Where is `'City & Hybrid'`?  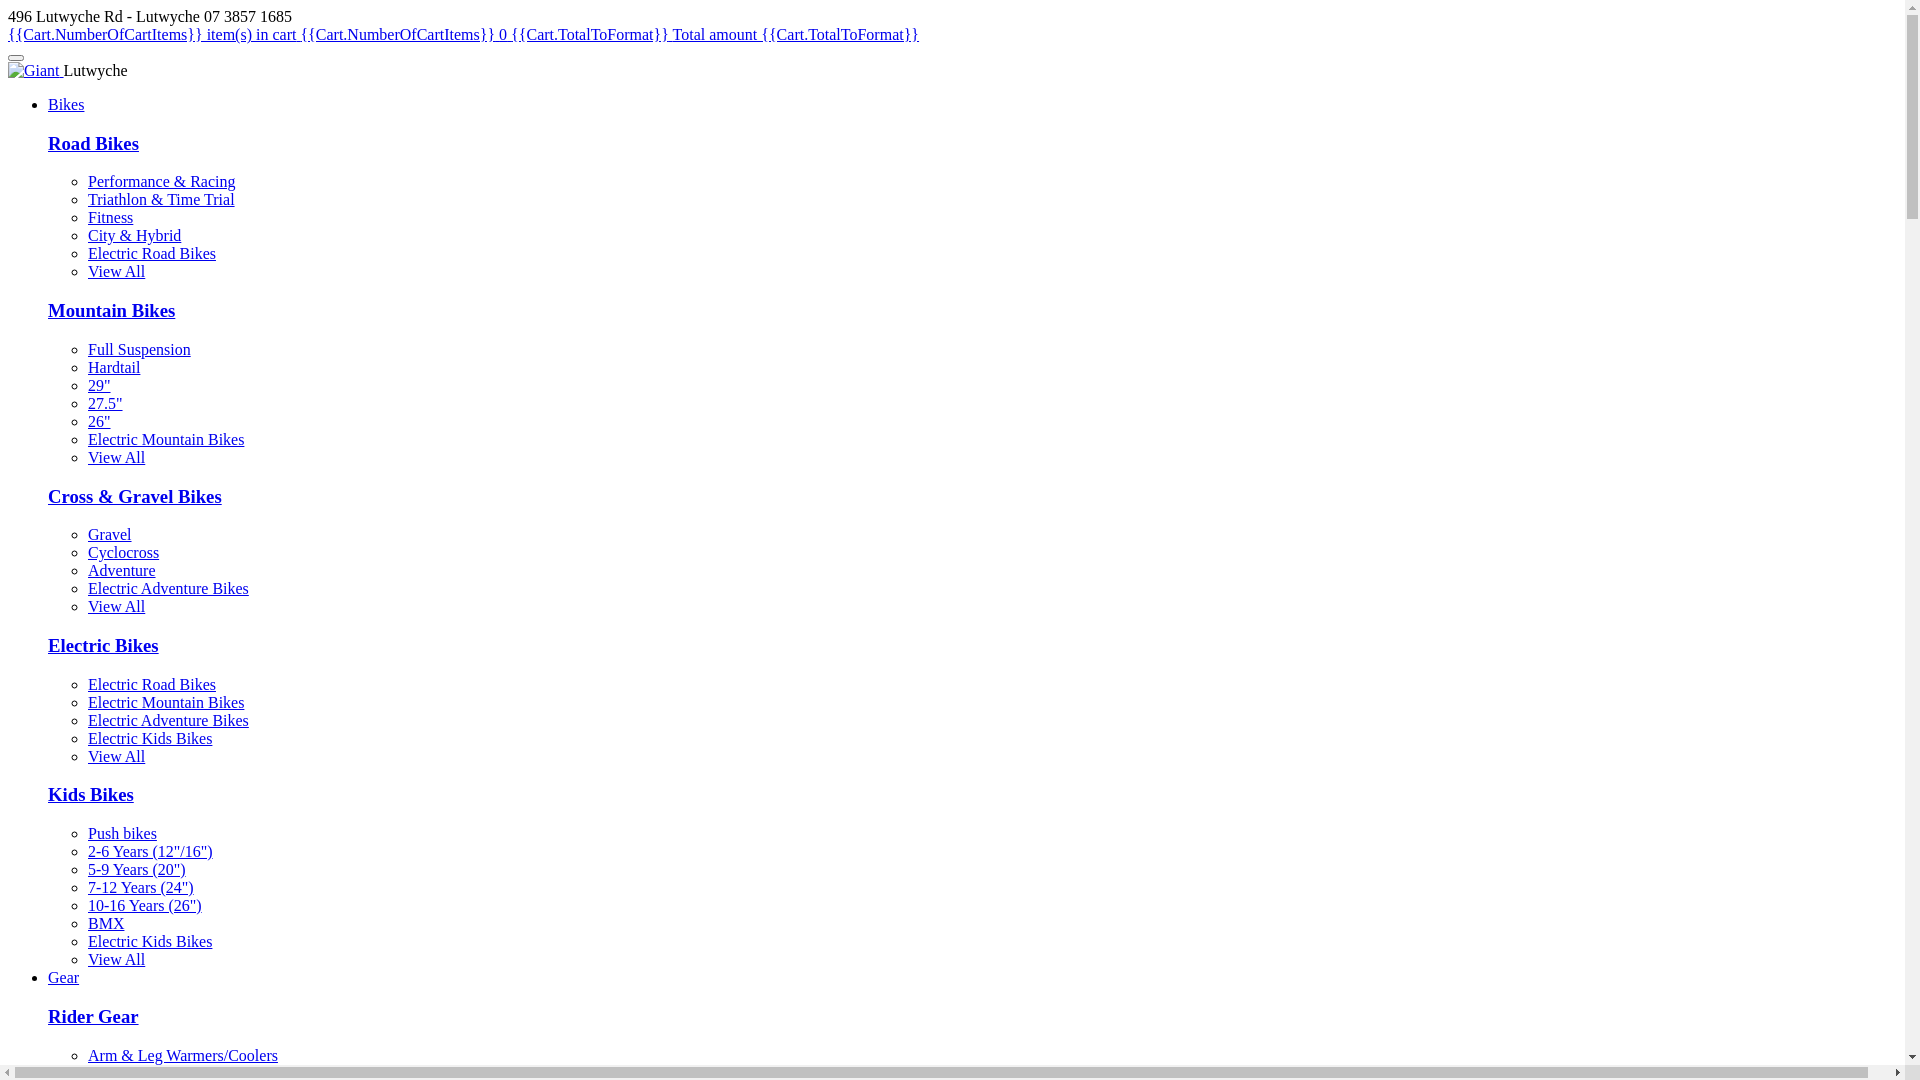
'City & Hybrid' is located at coordinates (133, 234).